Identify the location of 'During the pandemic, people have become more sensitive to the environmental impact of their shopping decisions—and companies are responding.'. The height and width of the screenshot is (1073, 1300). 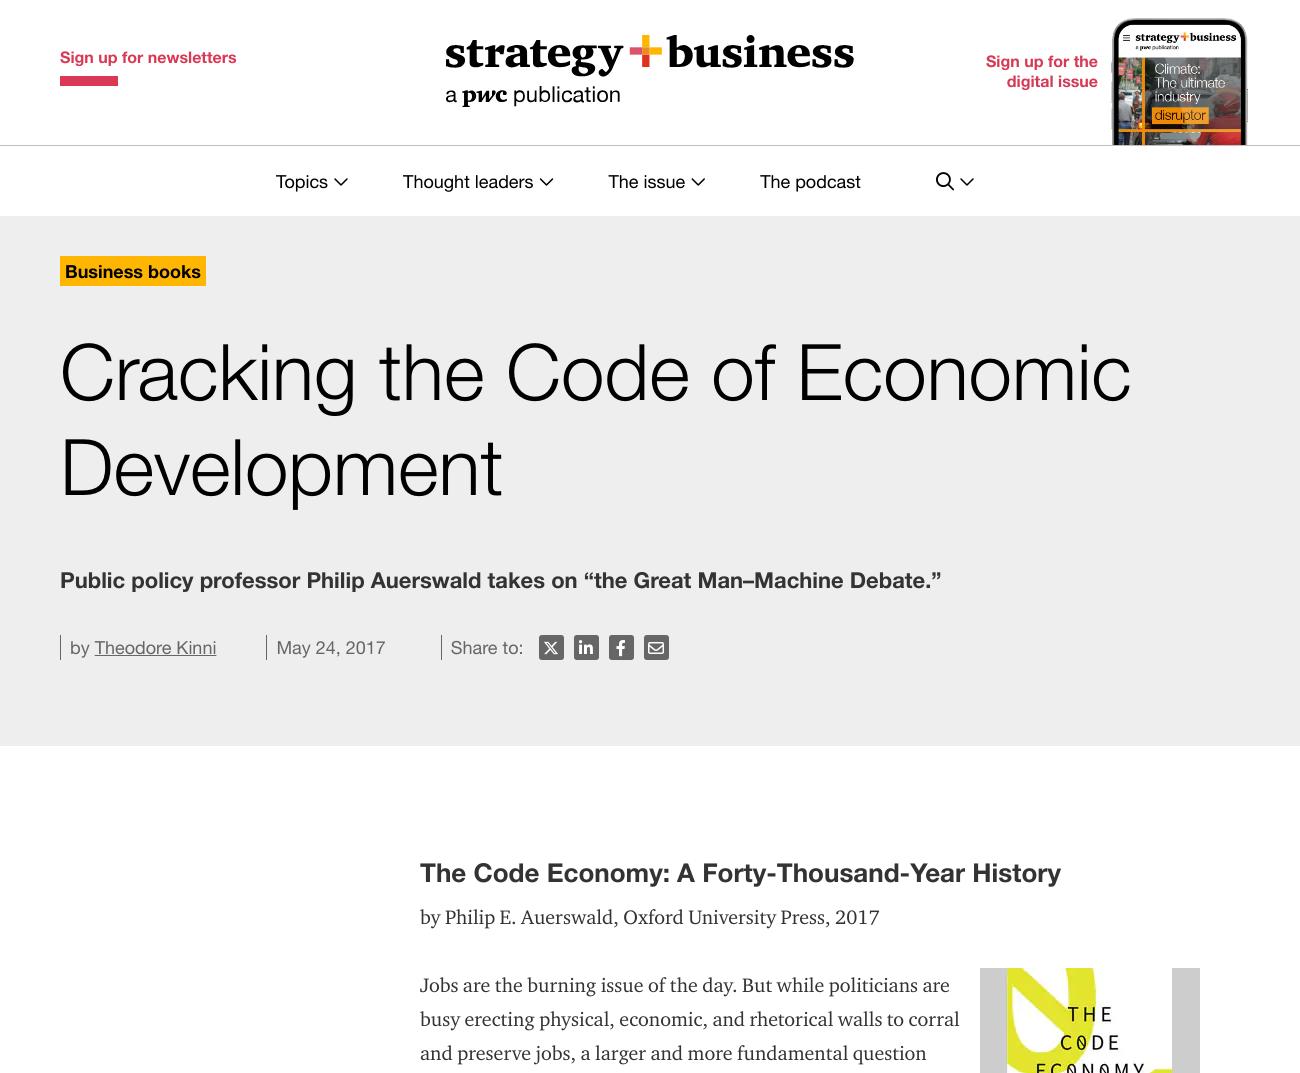
(660, 882).